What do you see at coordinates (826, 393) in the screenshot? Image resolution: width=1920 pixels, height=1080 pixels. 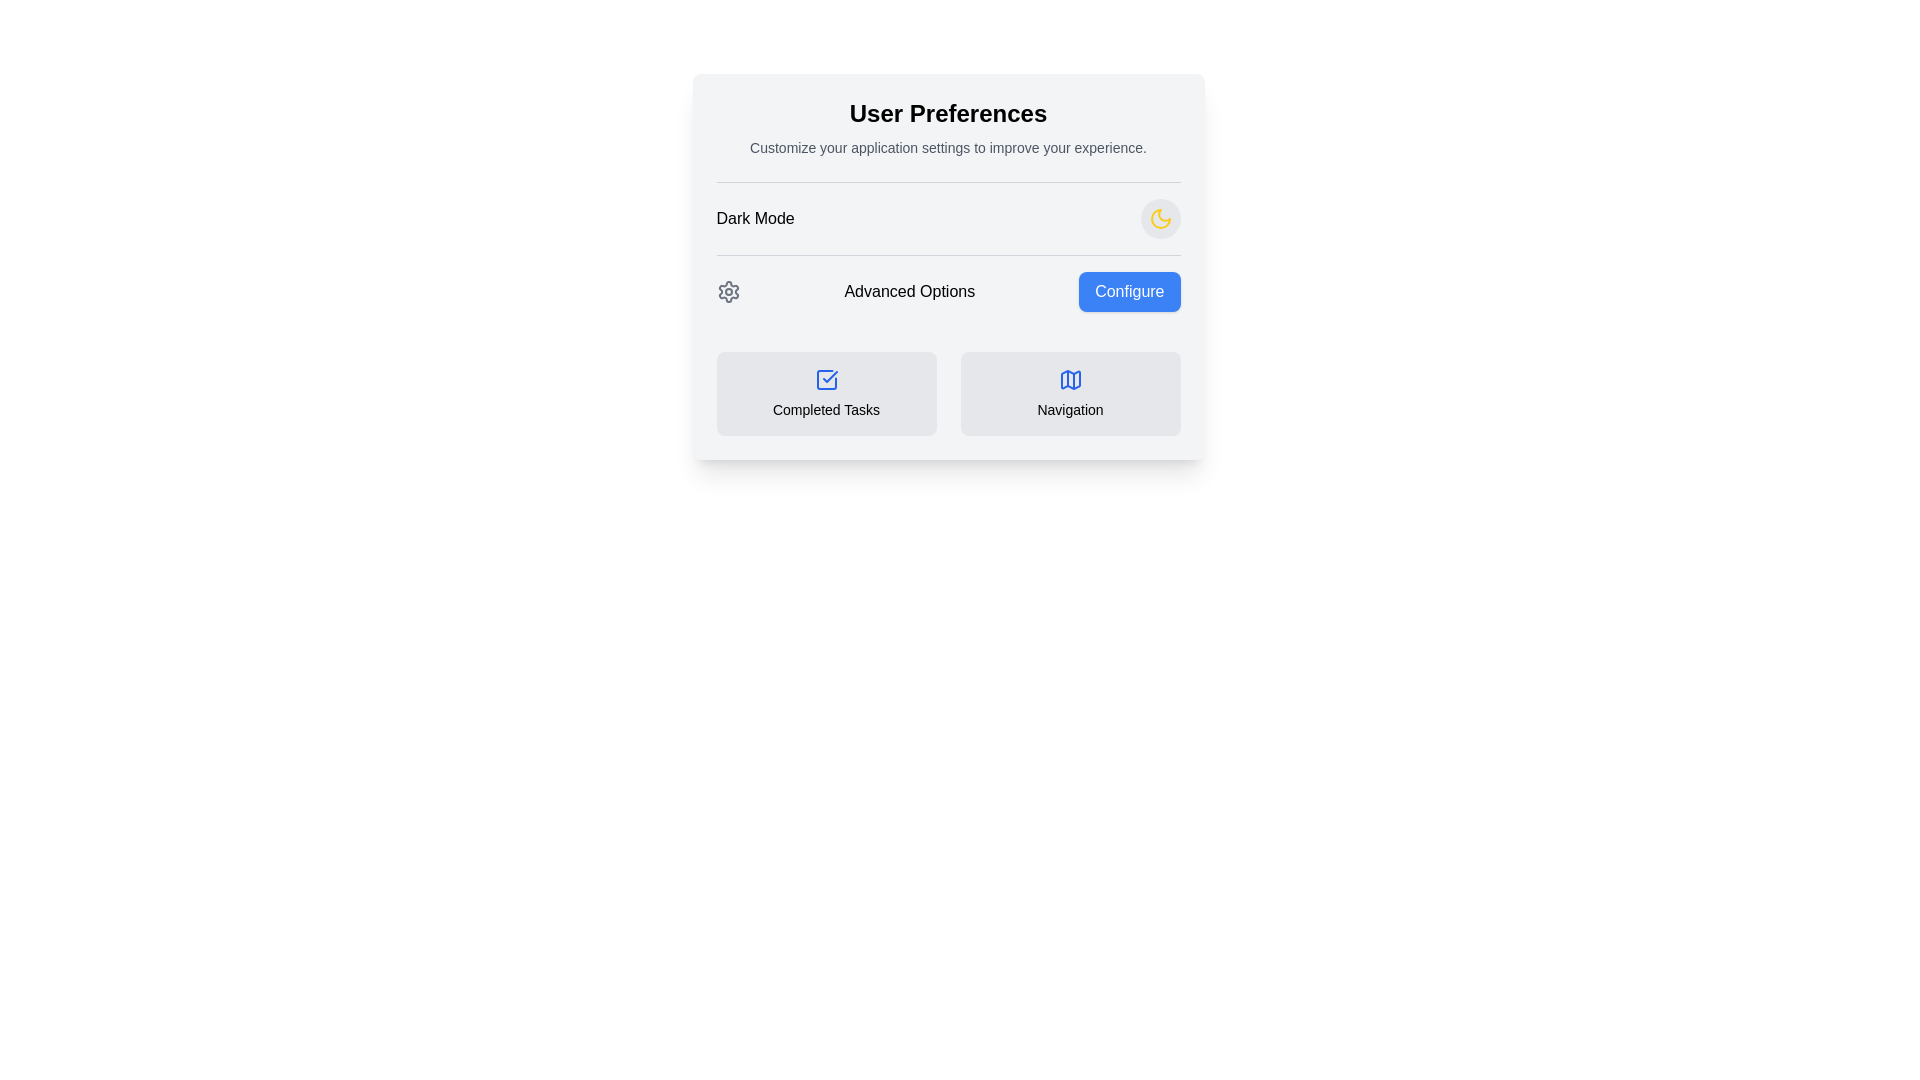 I see `the Card widget located in the bottom-left quadrant of the grid layout` at bounding box center [826, 393].